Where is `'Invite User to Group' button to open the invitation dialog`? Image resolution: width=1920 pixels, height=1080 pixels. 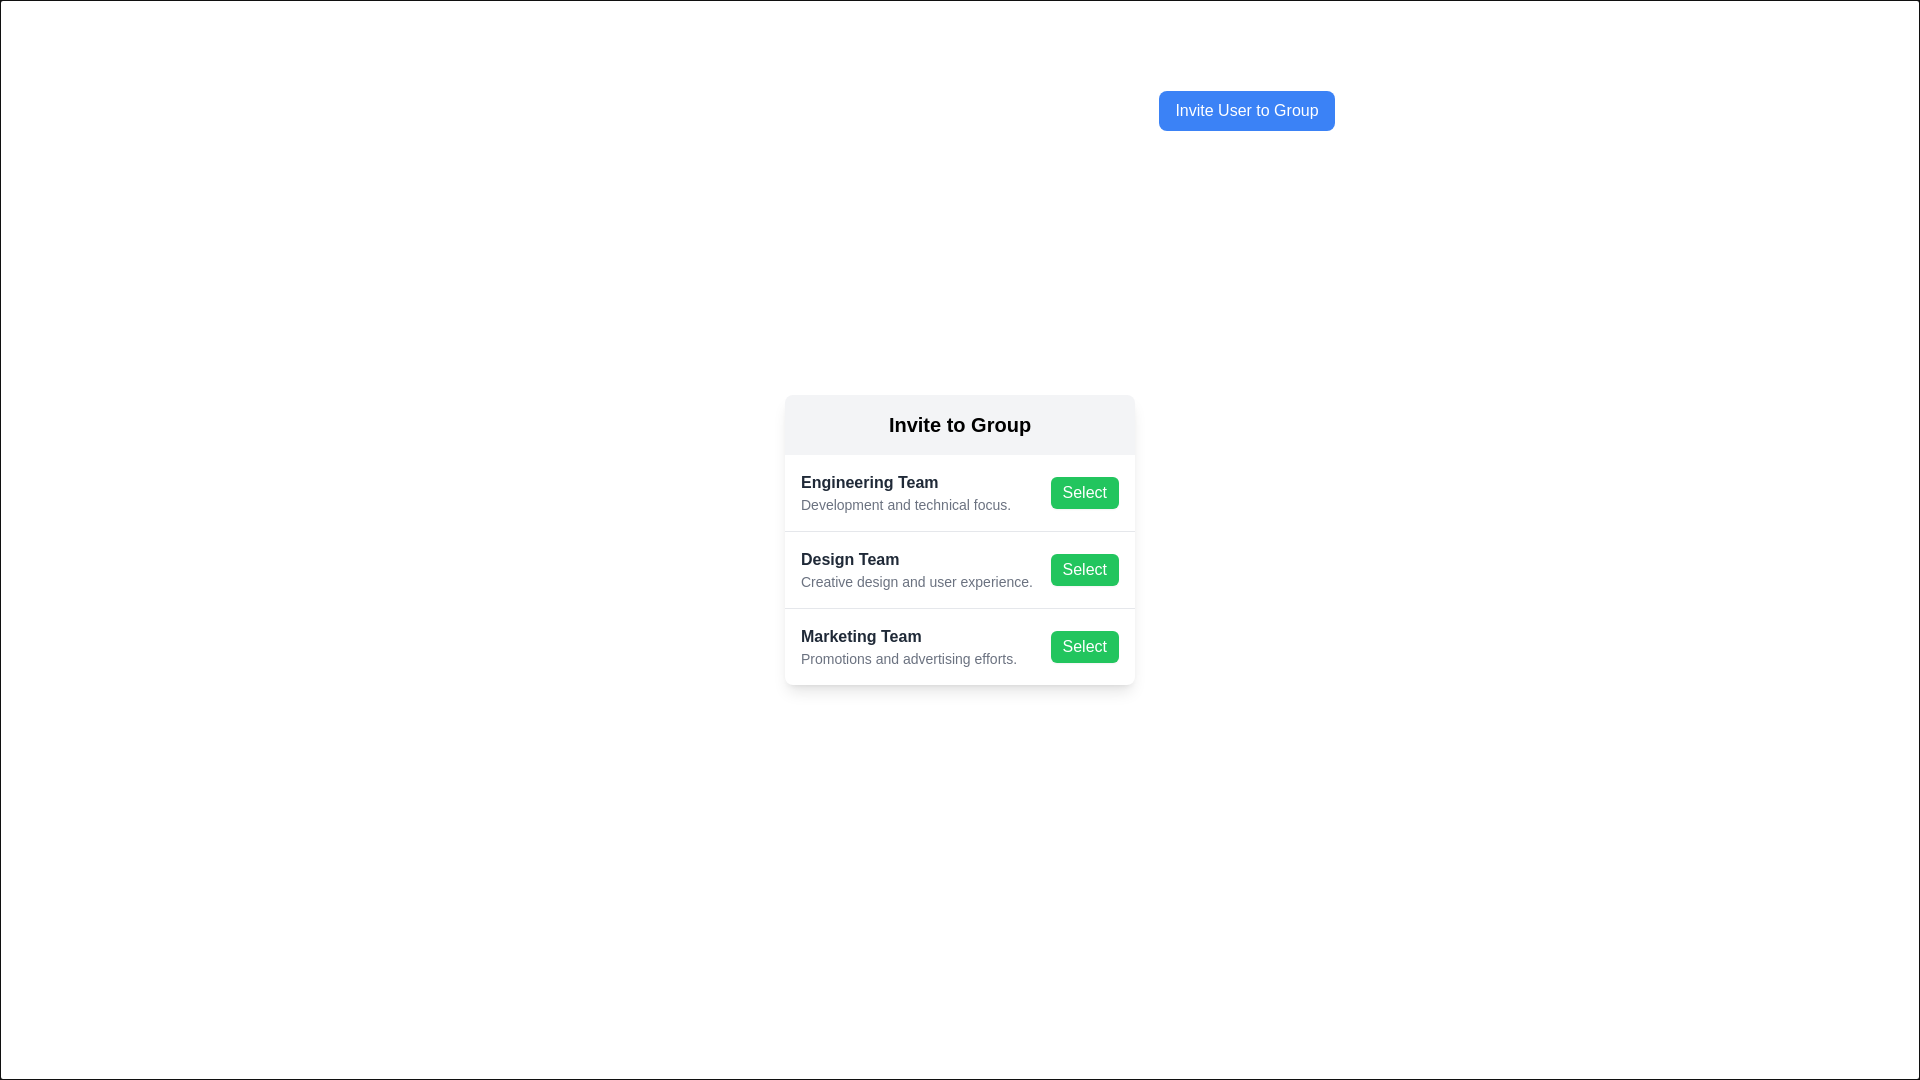 'Invite User to Group' button to open the invitation dialog is located at coordinates (1246, 111).